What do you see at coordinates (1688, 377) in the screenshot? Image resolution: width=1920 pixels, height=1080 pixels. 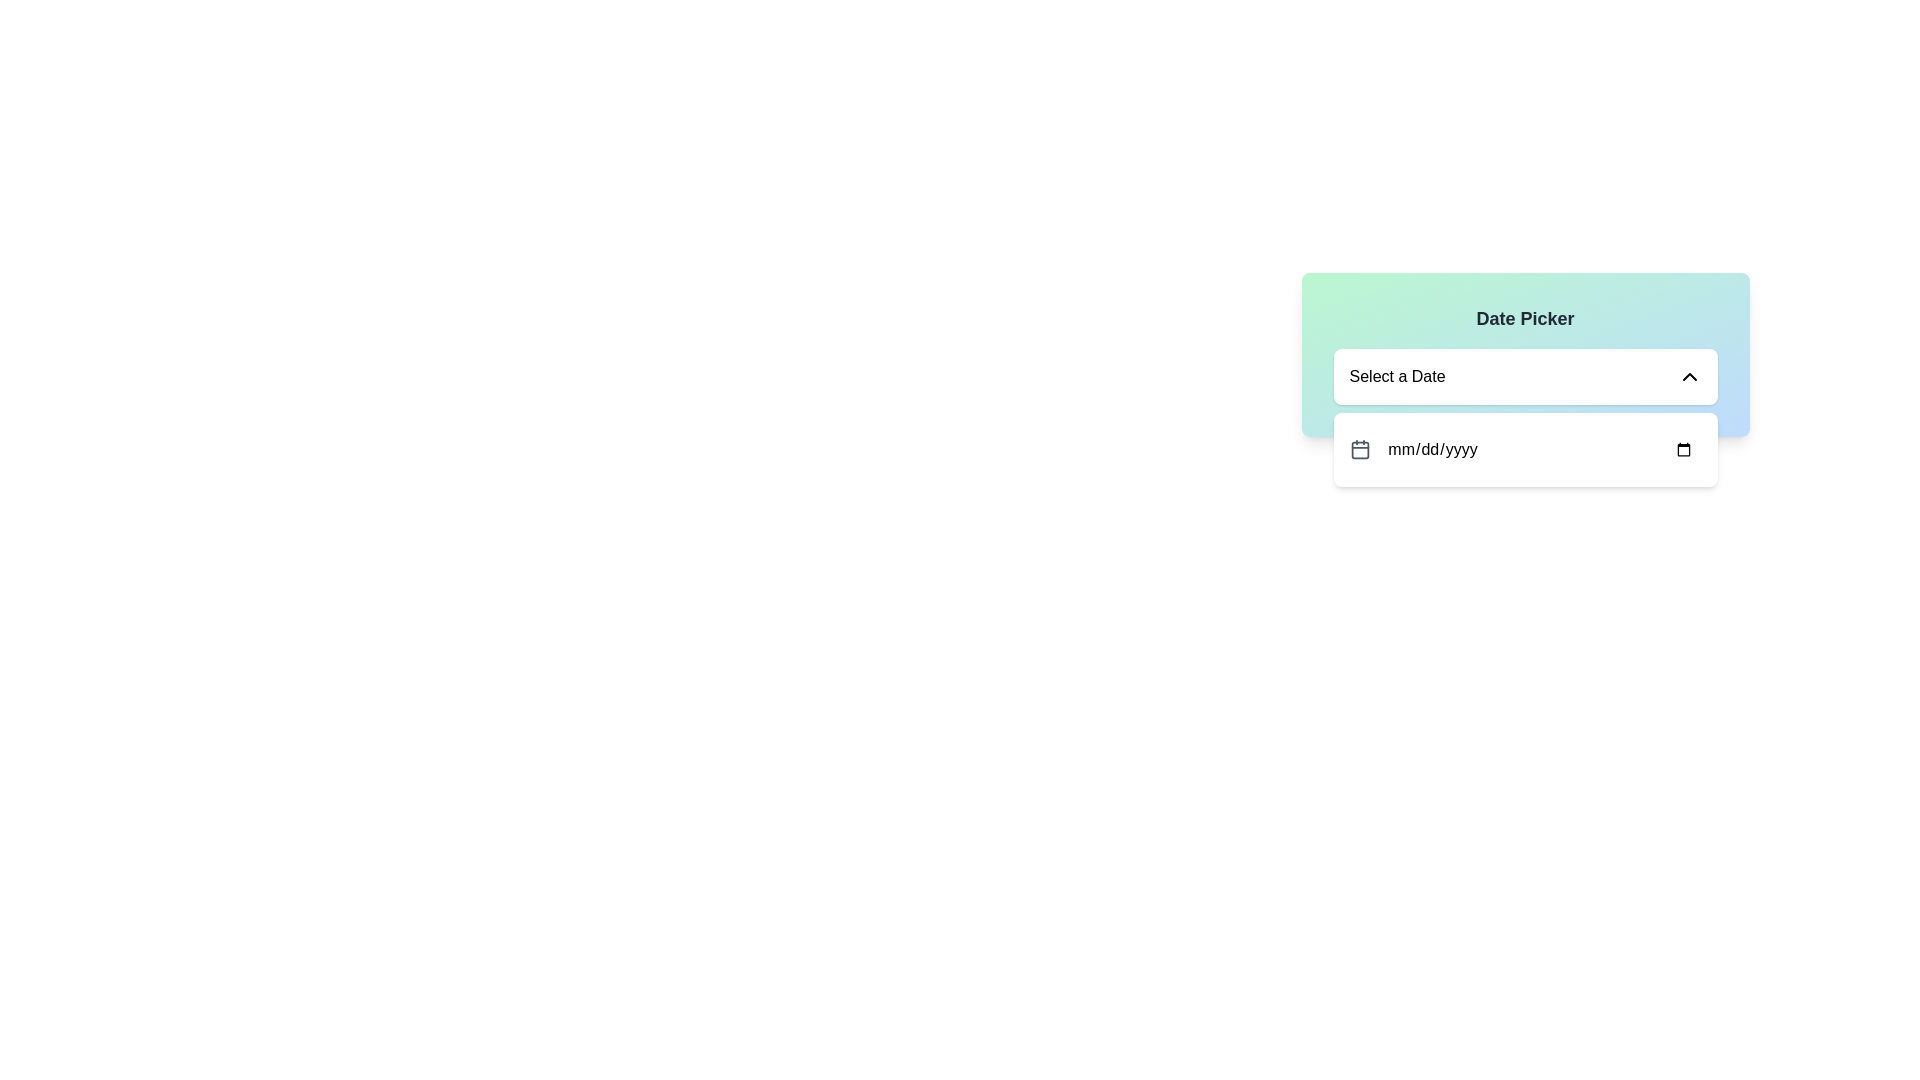 I see `the small upward-facing chevron icon with a black outline located at the right end of the 'Select a Date' section in the date picker interface` at bounding box center [1688, 377].